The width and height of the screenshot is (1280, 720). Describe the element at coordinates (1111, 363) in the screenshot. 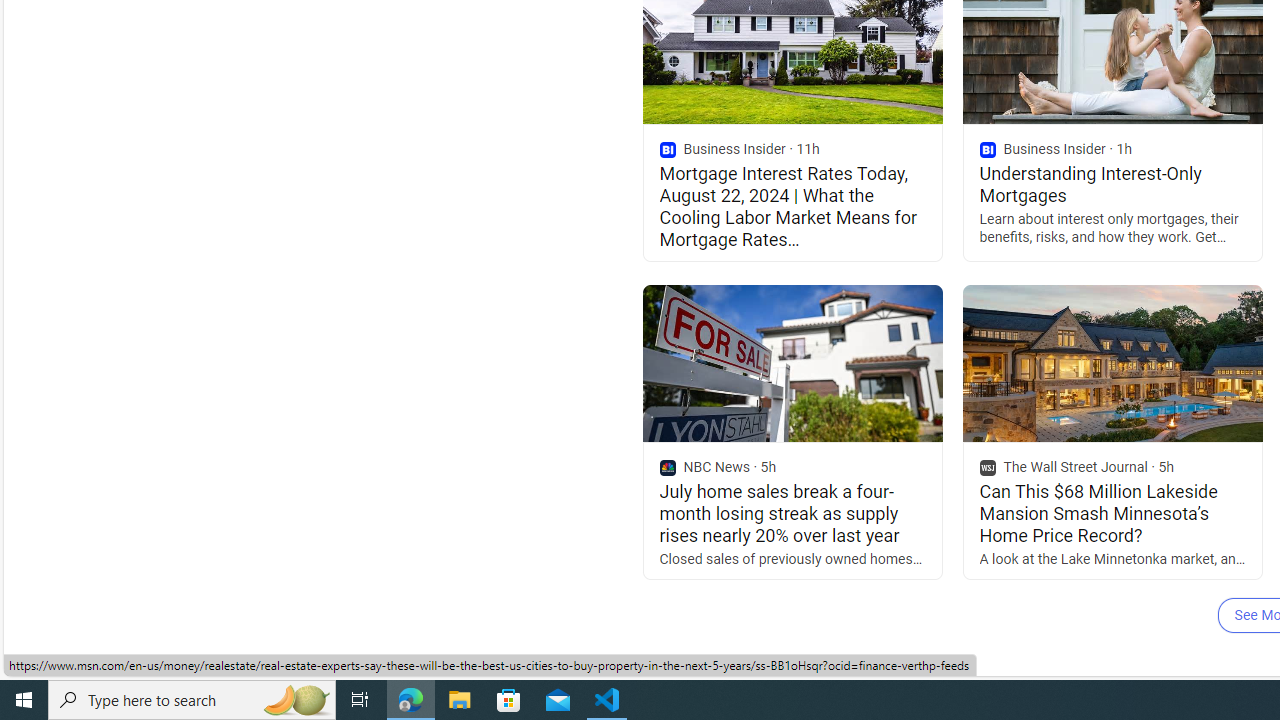

I see `'Class: index-module__image--a7f677'` at that location.